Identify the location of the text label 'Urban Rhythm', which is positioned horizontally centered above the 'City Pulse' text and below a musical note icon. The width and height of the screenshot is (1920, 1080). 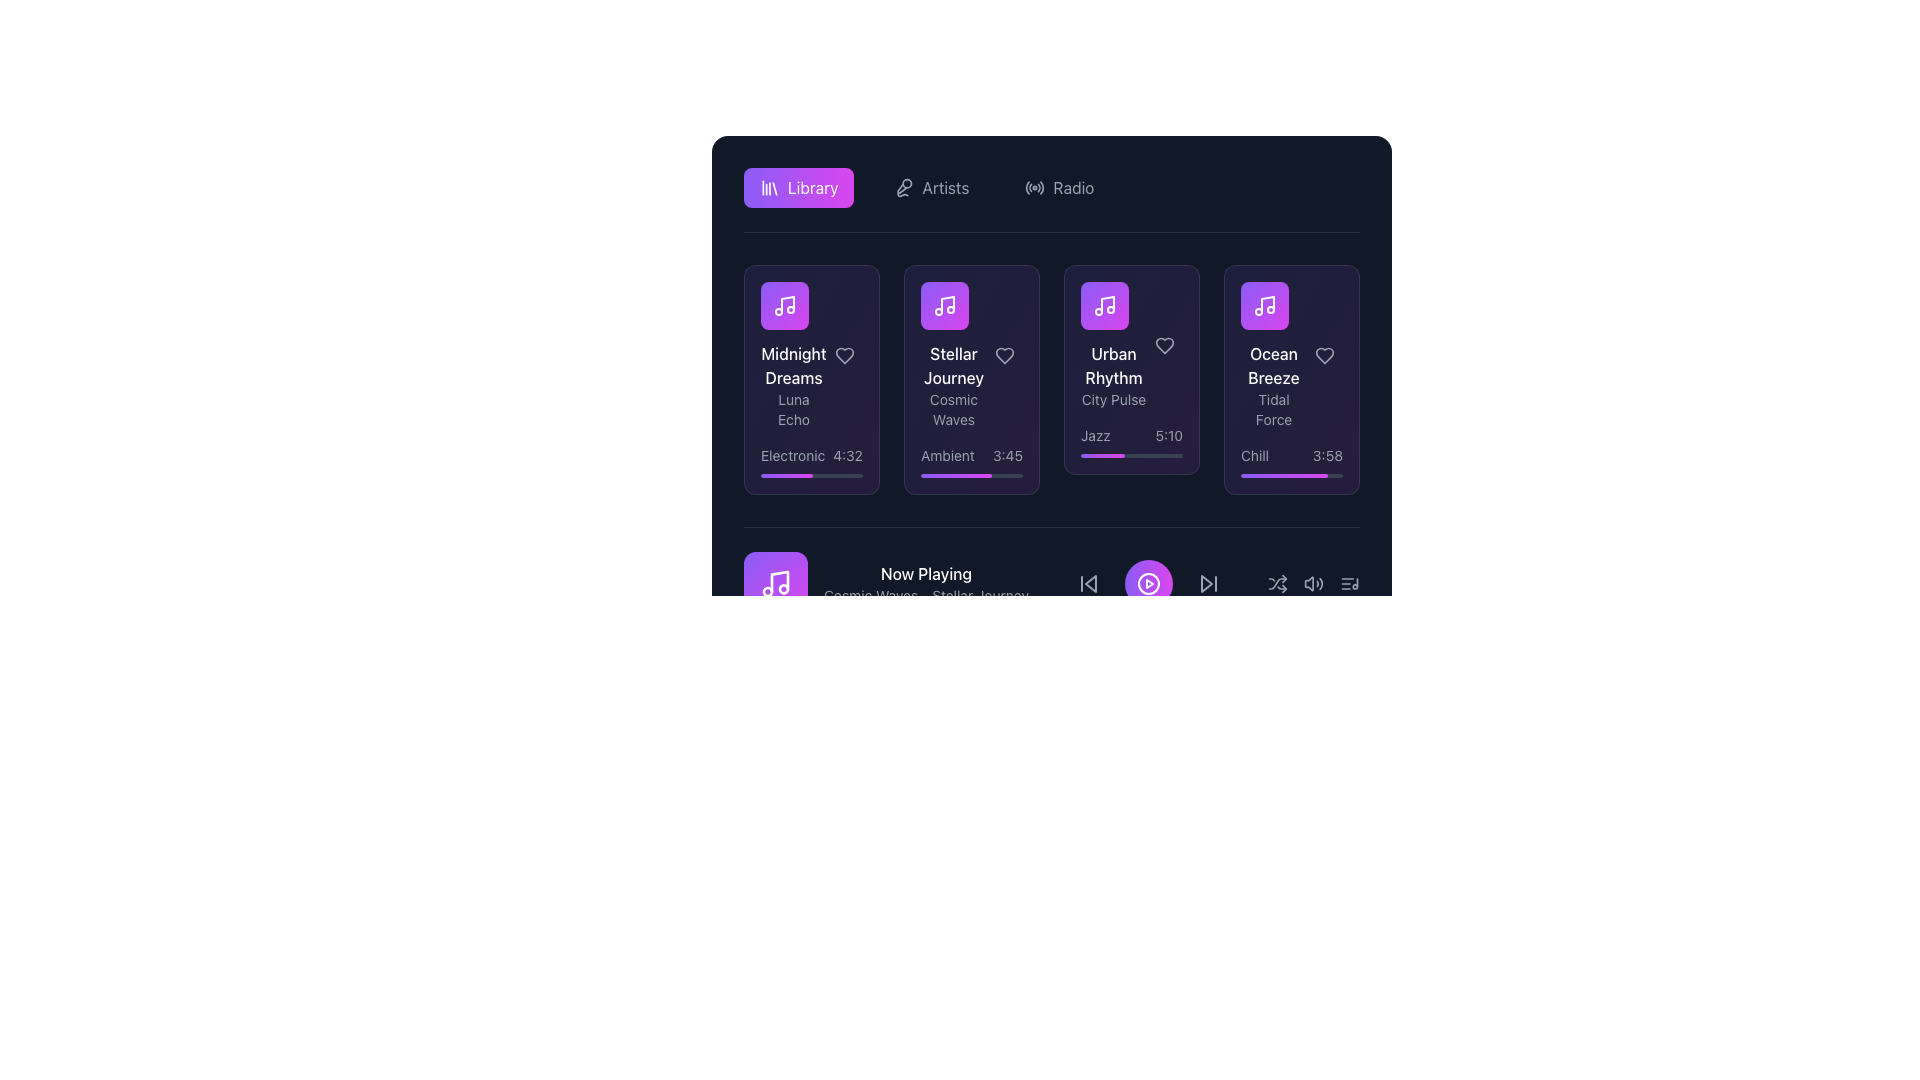
(1112, 366).